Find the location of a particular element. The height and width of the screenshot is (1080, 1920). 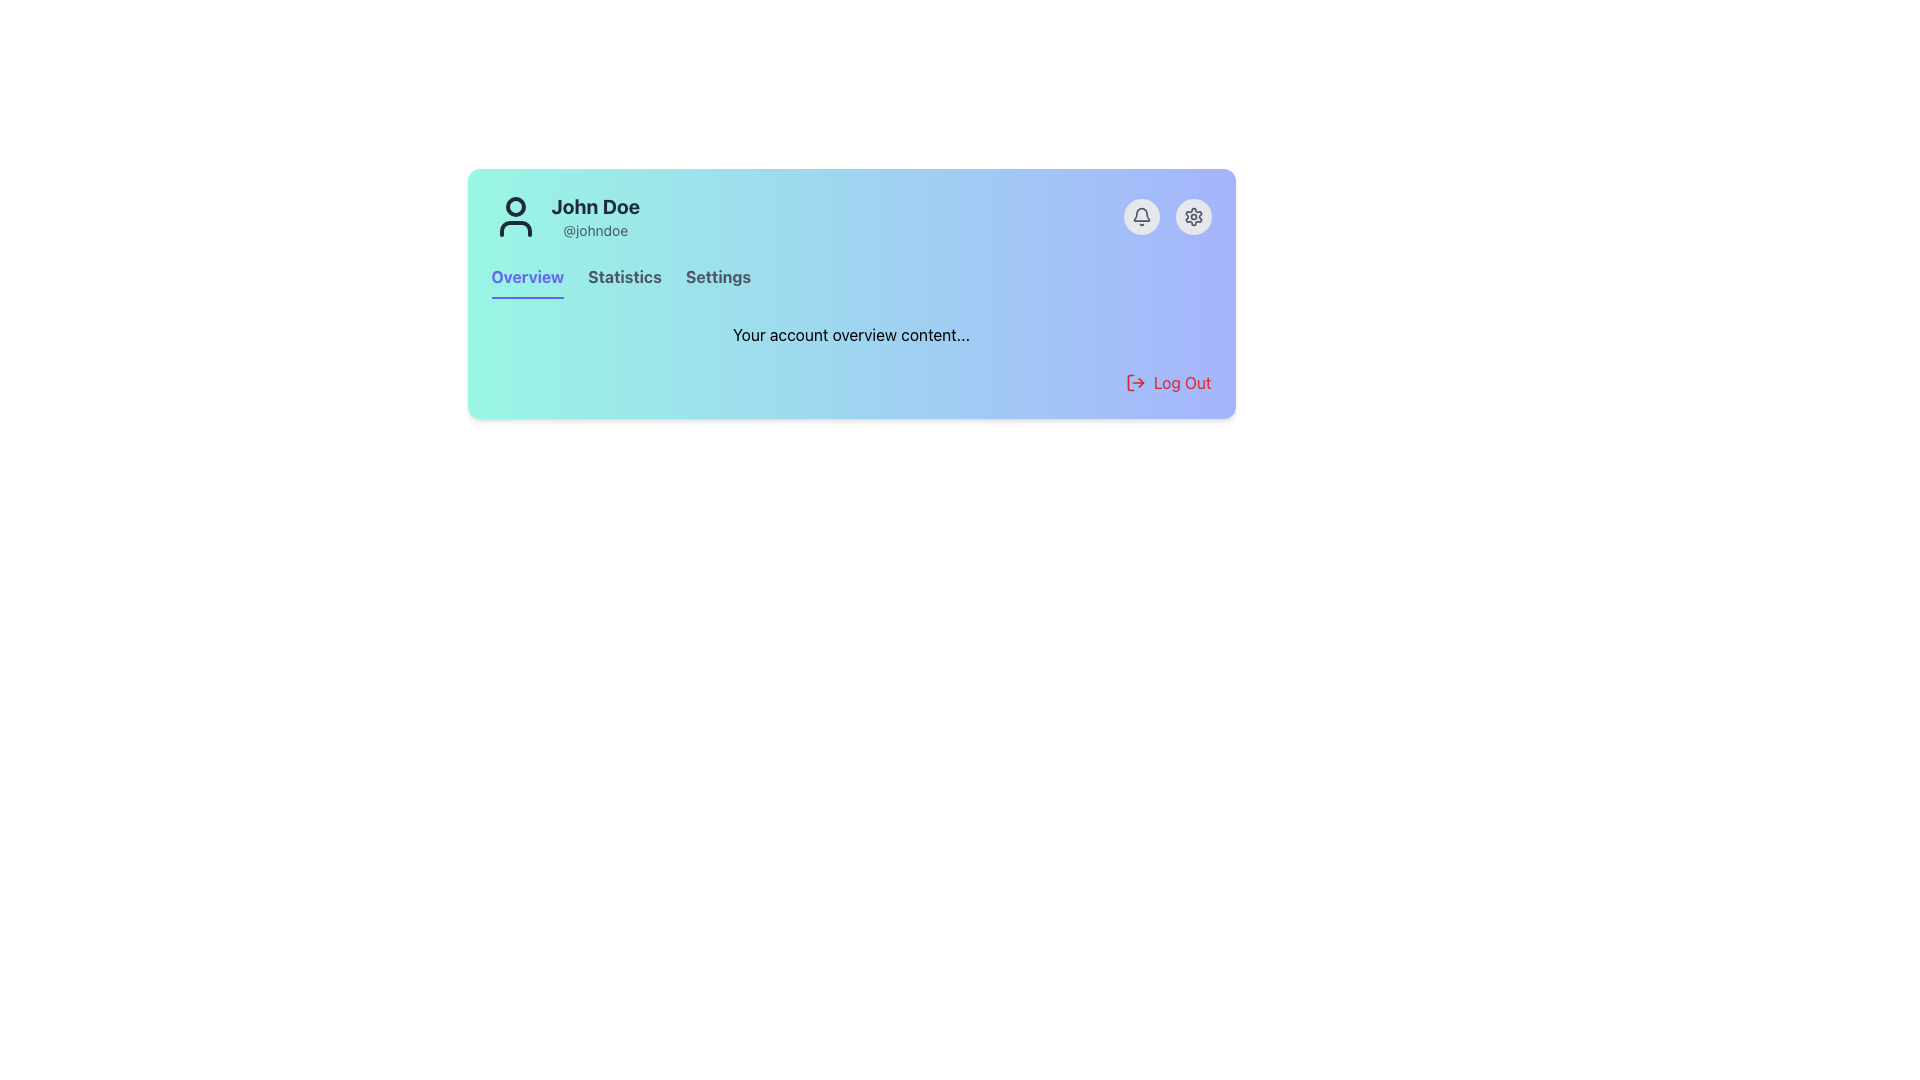

the circular button with a light gray background and a bell icon, located to the right of the user profile section in the card layout is located at coordinates (1141, 216).